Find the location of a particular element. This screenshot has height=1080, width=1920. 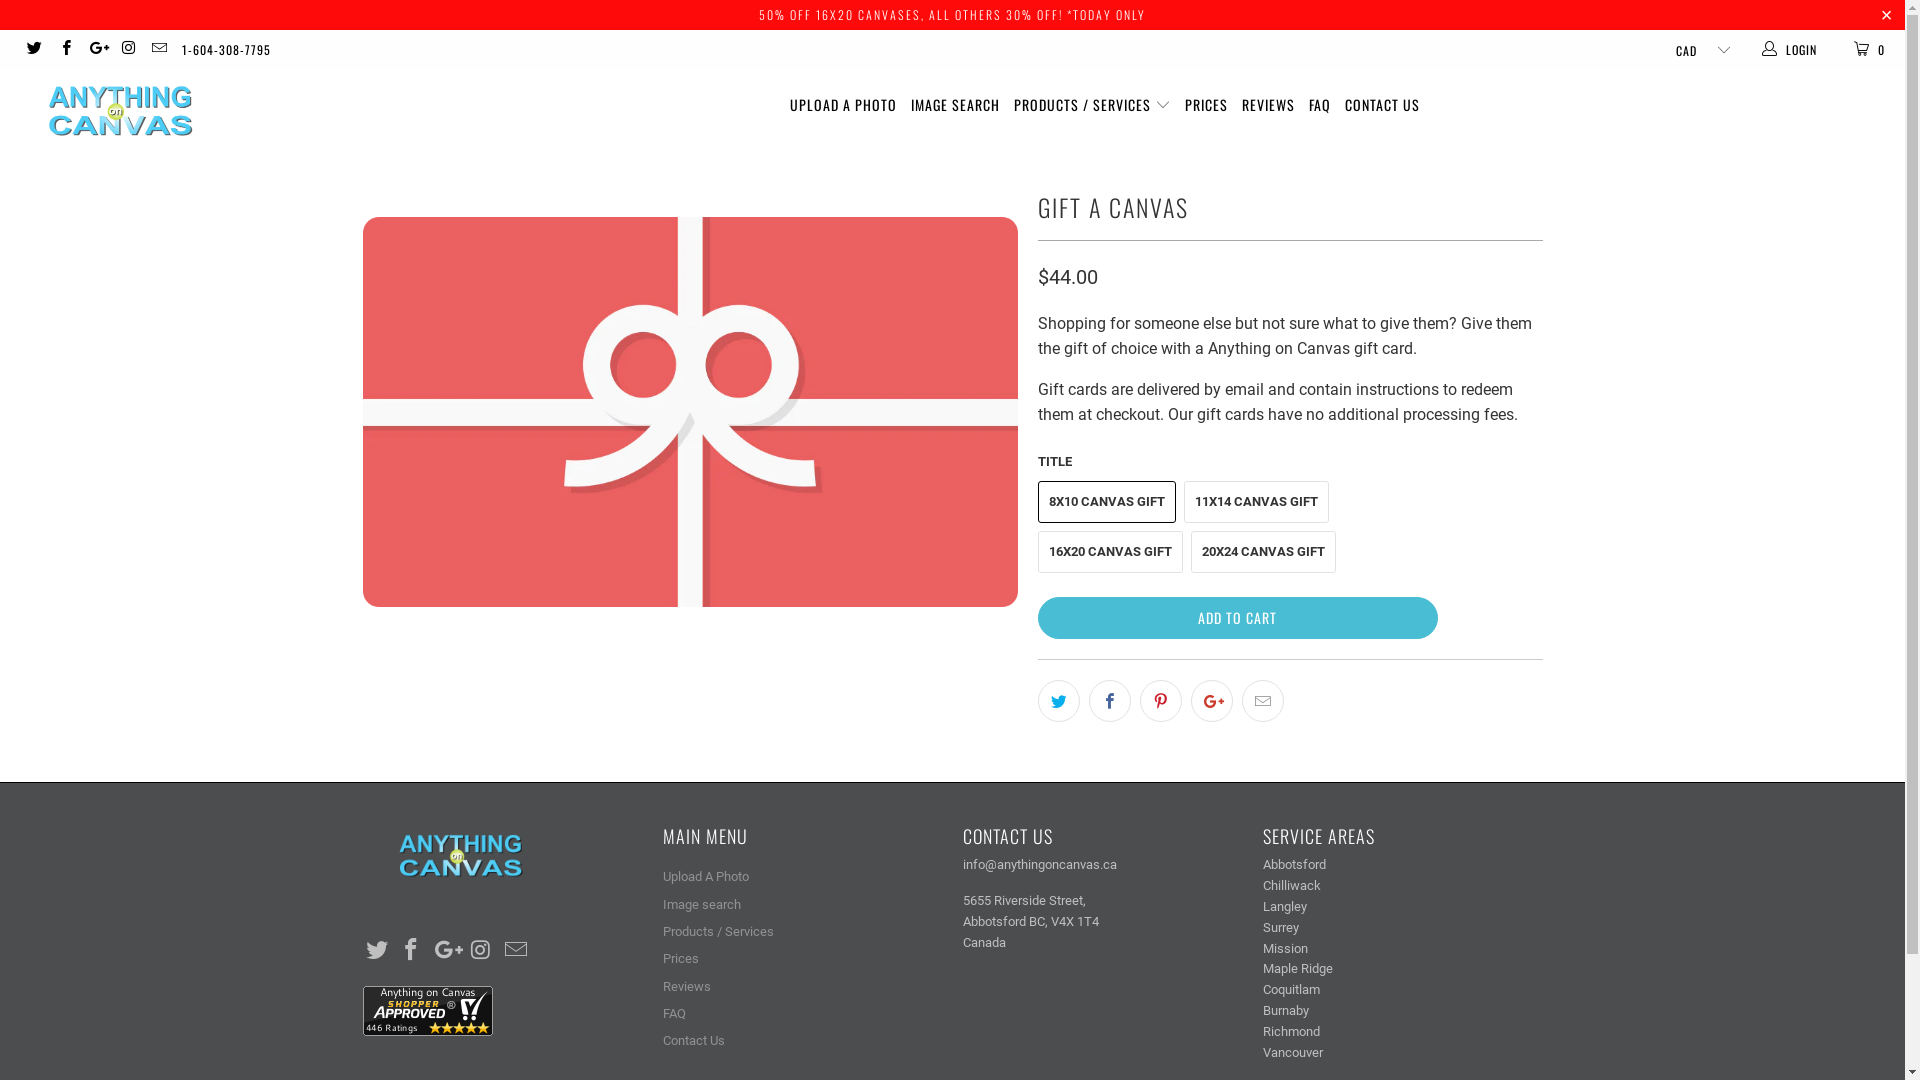

'Anything on Canvas on Twitter' is located at coordinates (377, 950).